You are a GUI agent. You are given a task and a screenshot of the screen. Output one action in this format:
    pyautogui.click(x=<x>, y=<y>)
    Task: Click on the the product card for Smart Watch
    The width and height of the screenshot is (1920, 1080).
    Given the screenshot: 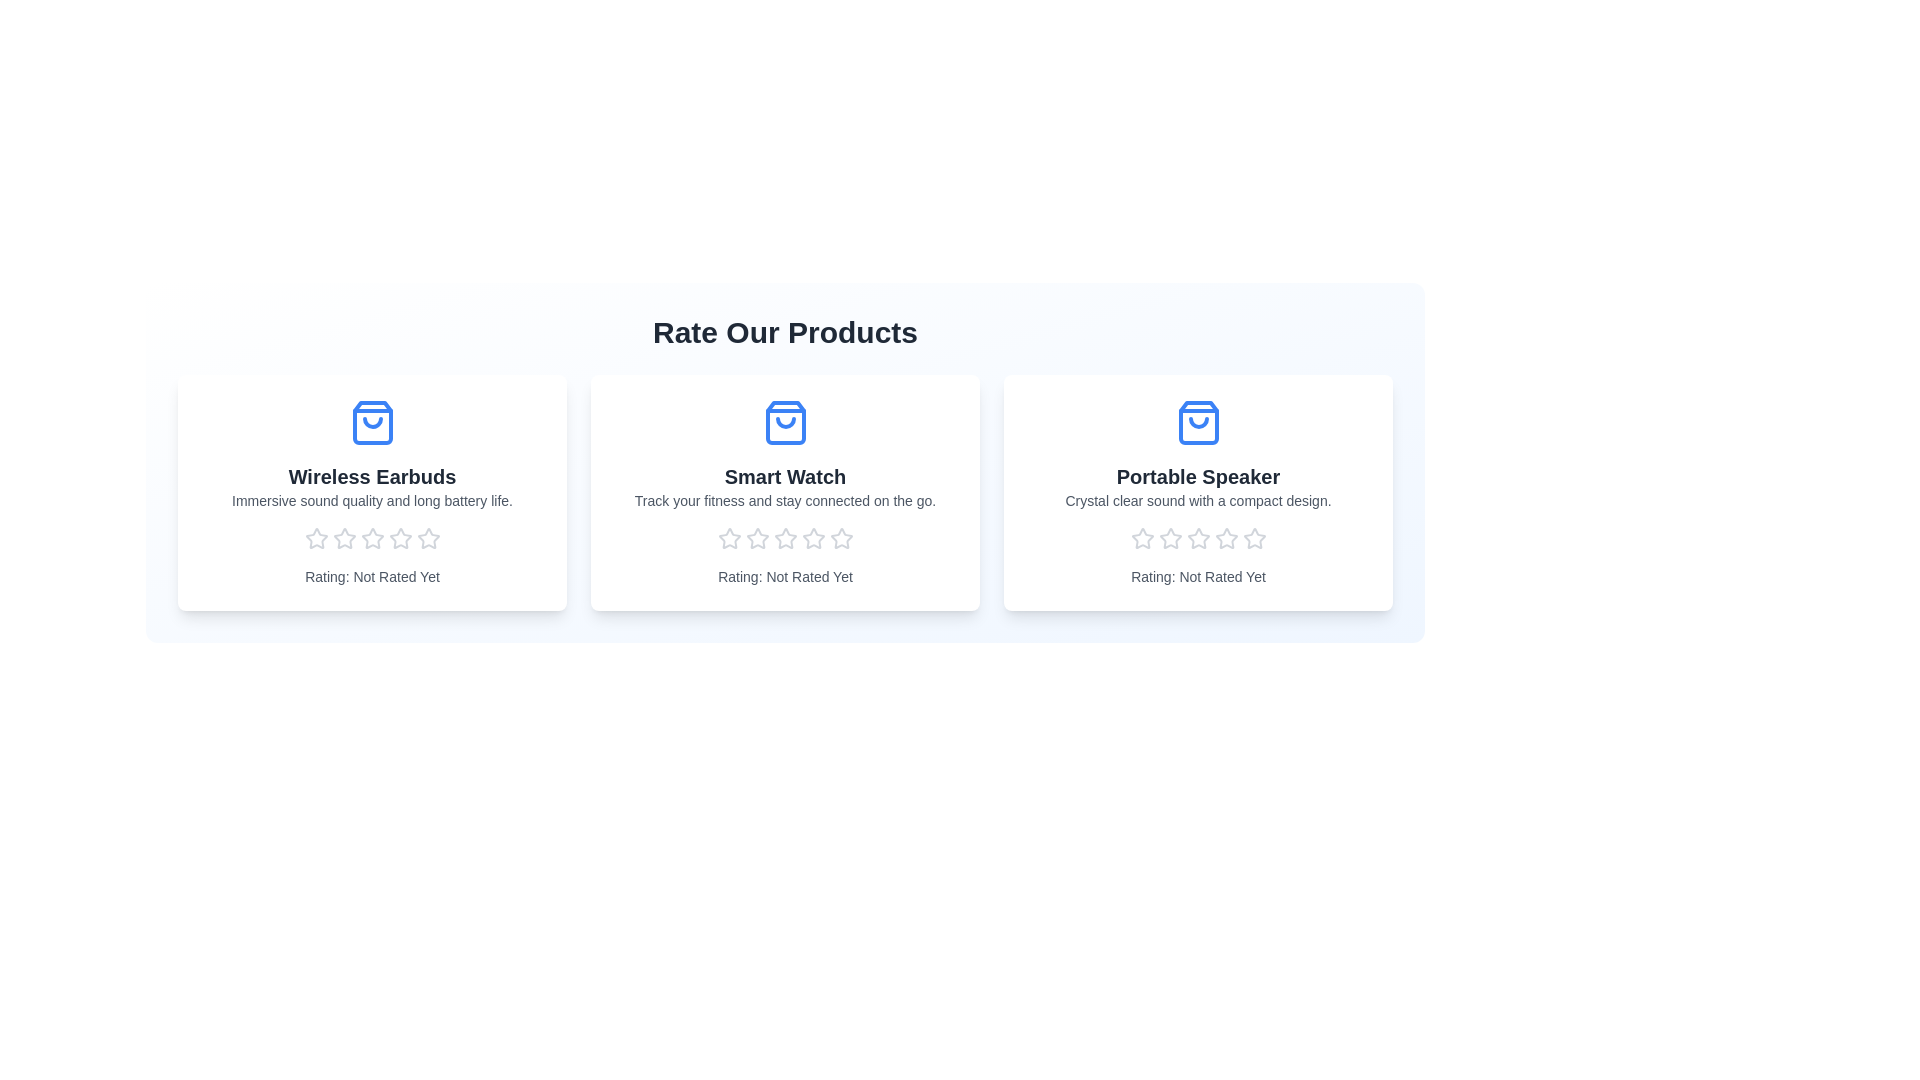 What is the action you would take?
    pyautogui.click(x=784, y=493)
    